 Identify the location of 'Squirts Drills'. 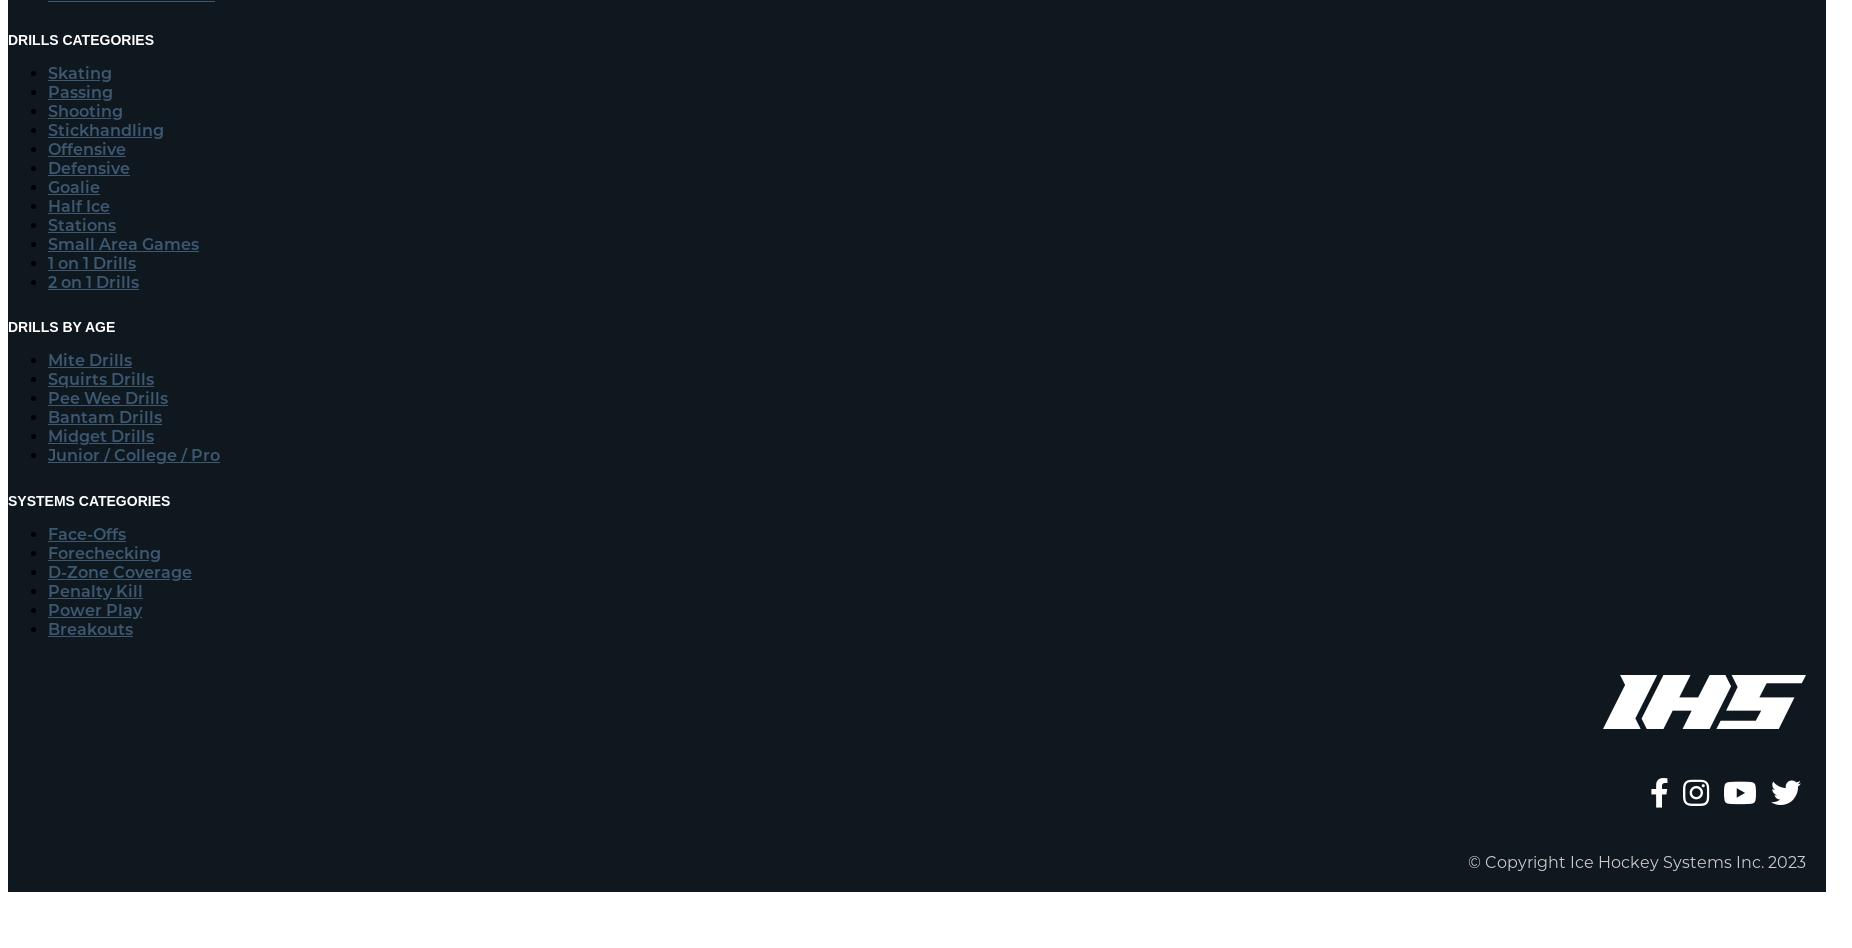
(46, 378).